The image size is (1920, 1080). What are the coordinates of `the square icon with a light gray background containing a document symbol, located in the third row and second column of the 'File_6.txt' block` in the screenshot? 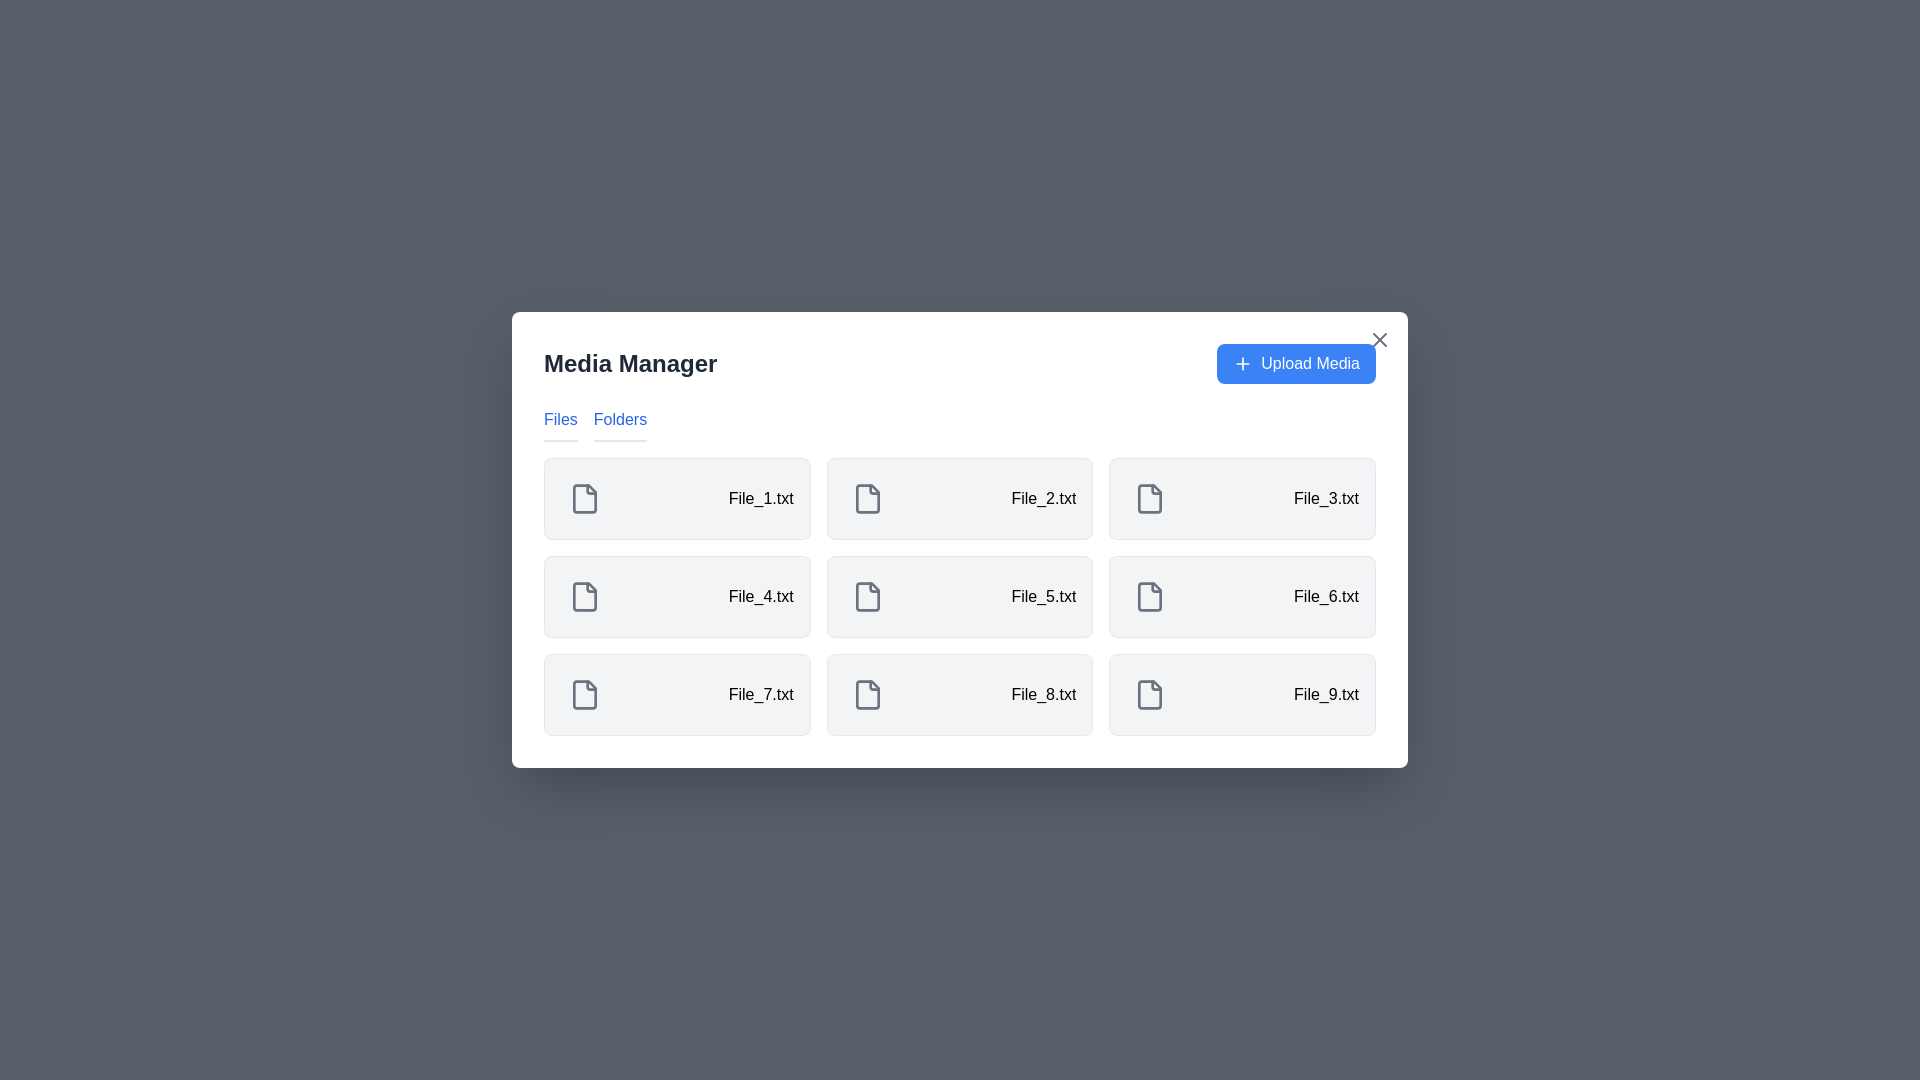 It's located at (1150, 596).